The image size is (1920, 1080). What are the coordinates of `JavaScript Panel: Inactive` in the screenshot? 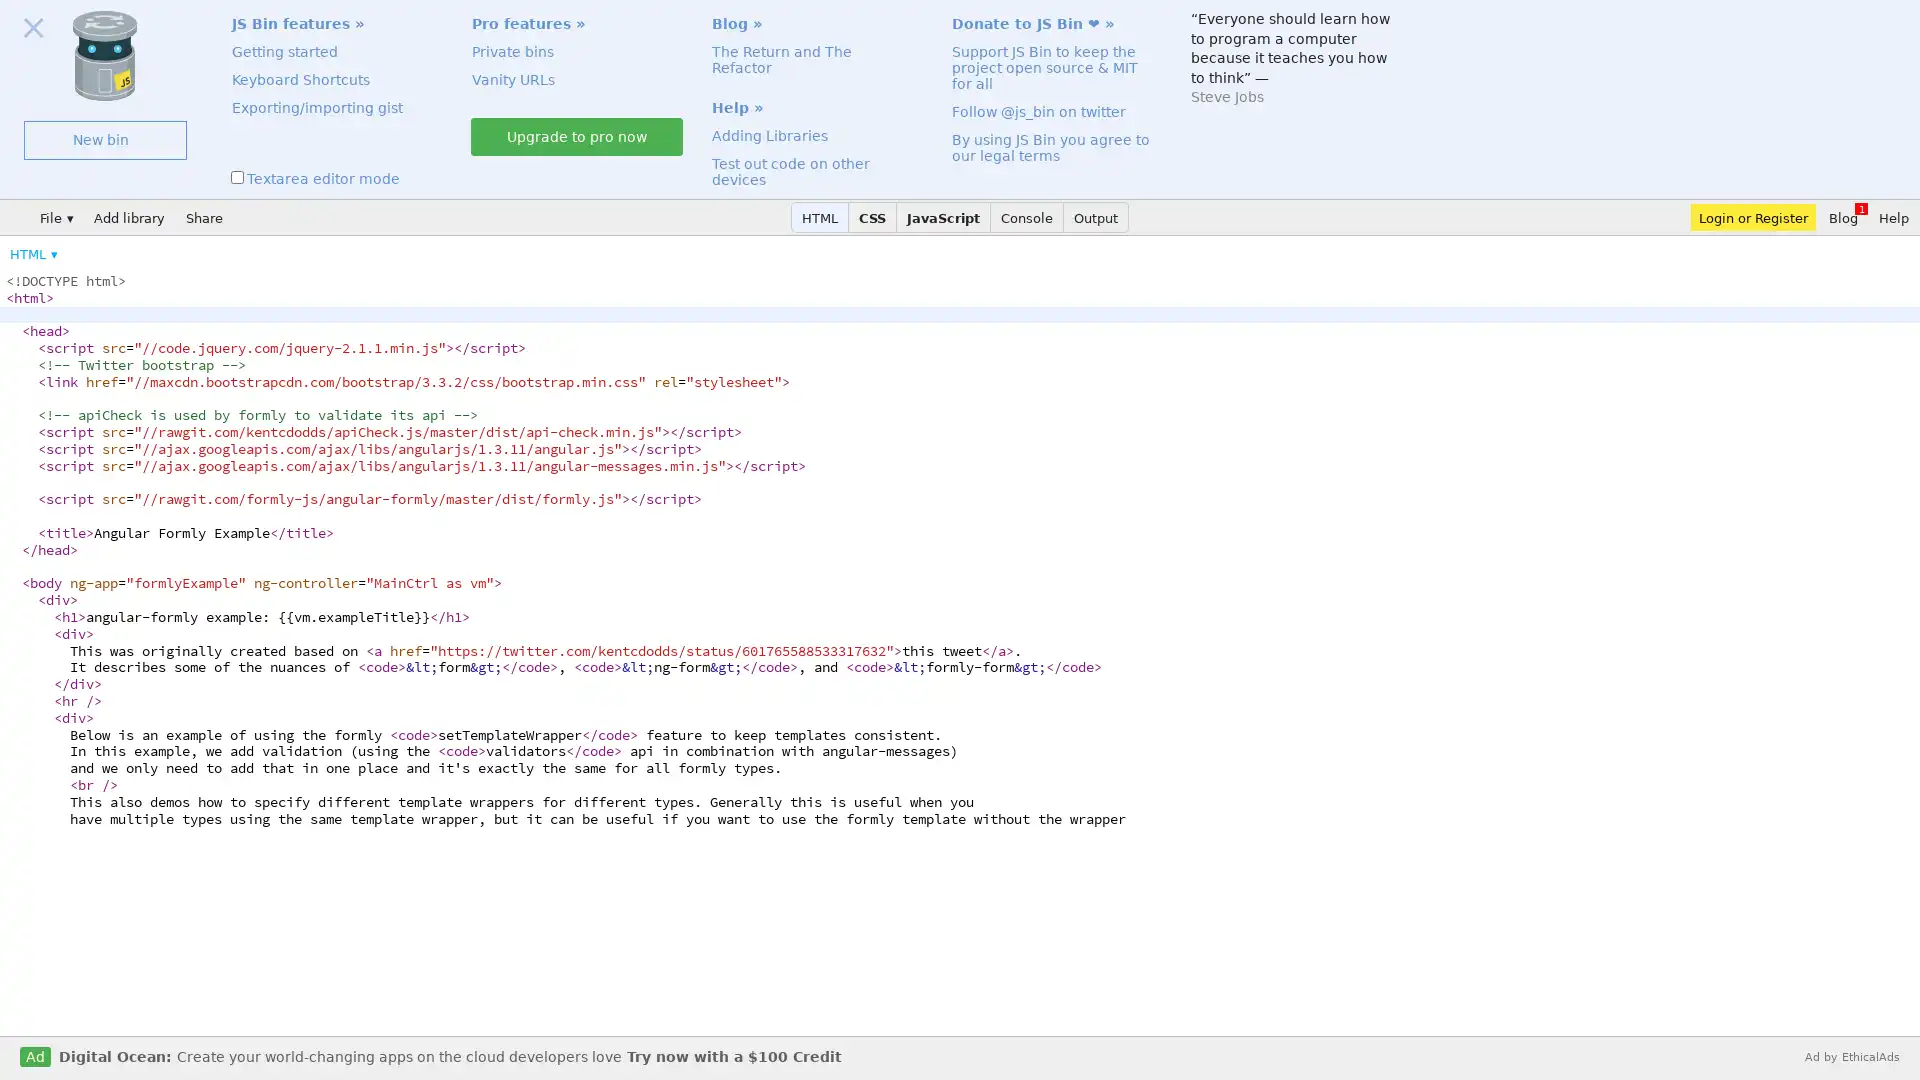 It's located at (943, 217).